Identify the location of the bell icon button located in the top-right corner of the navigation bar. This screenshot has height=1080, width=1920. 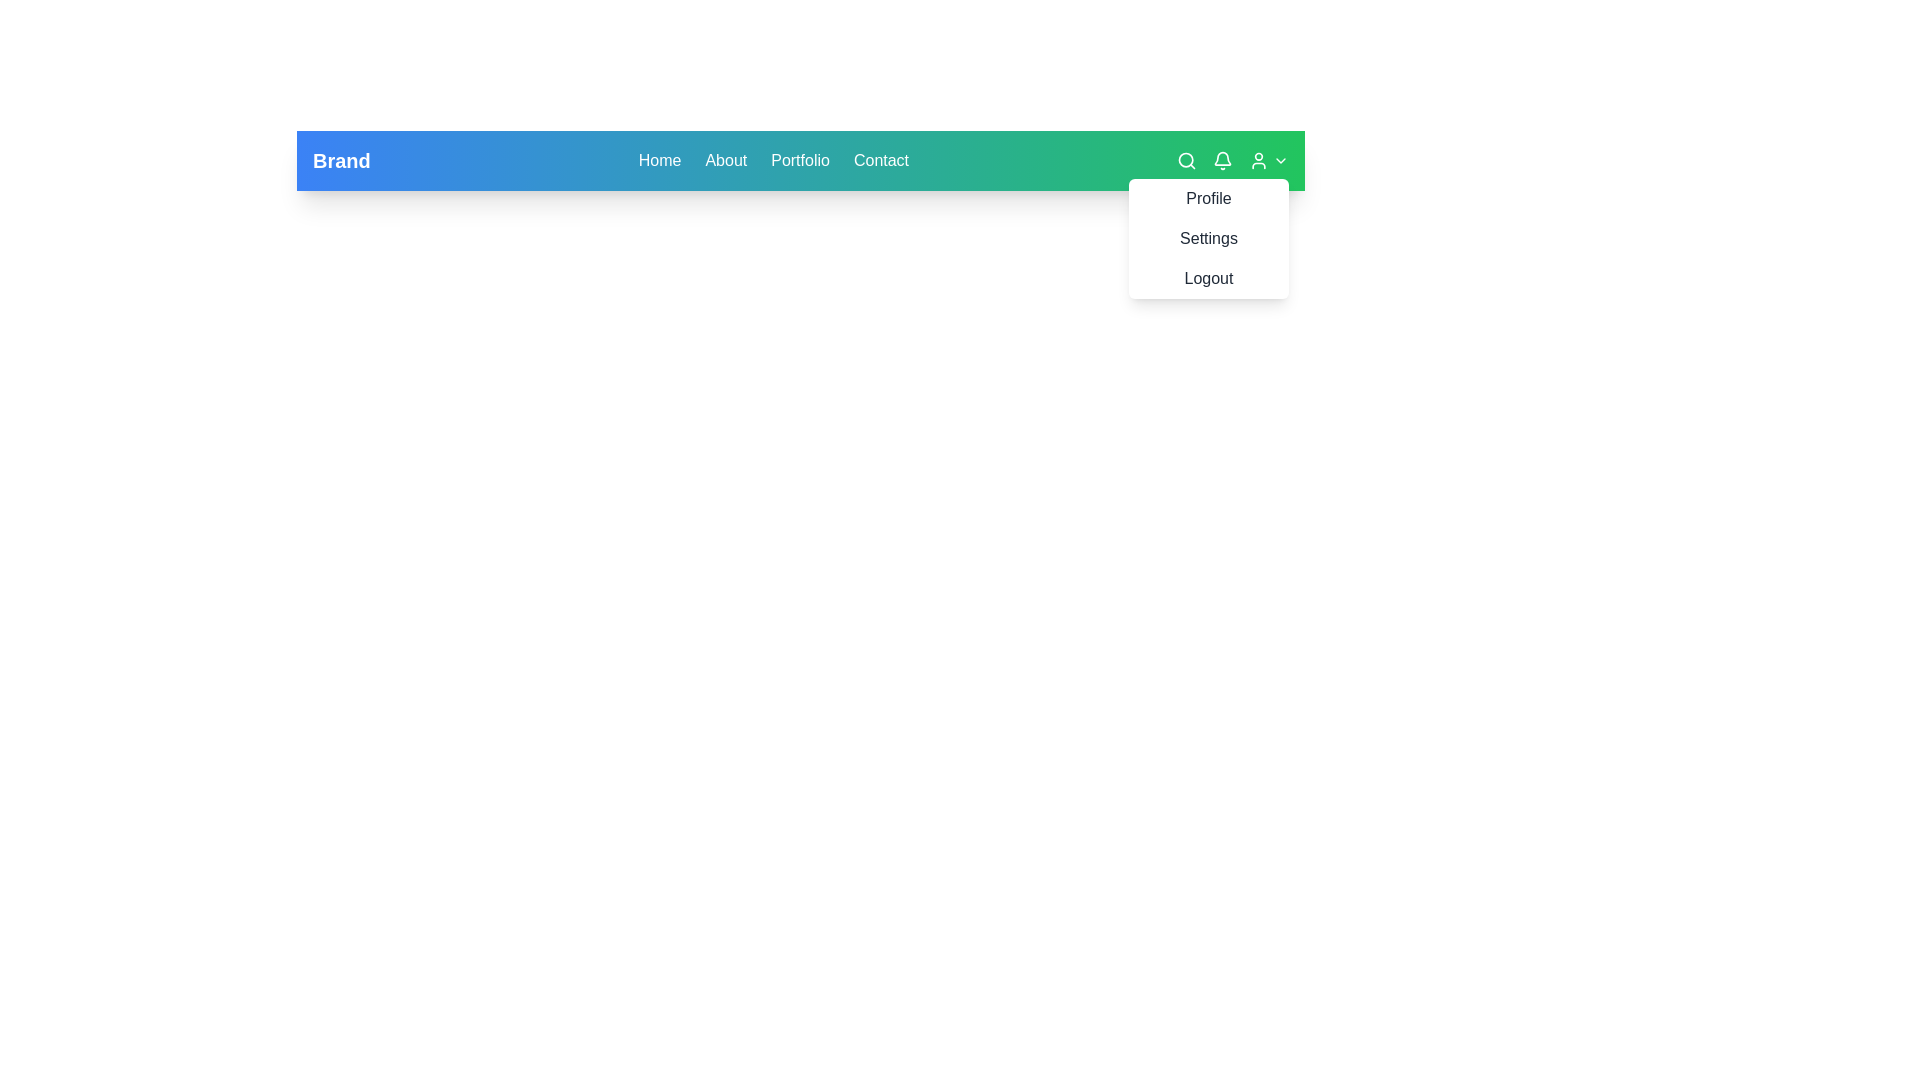
(1222, 160).